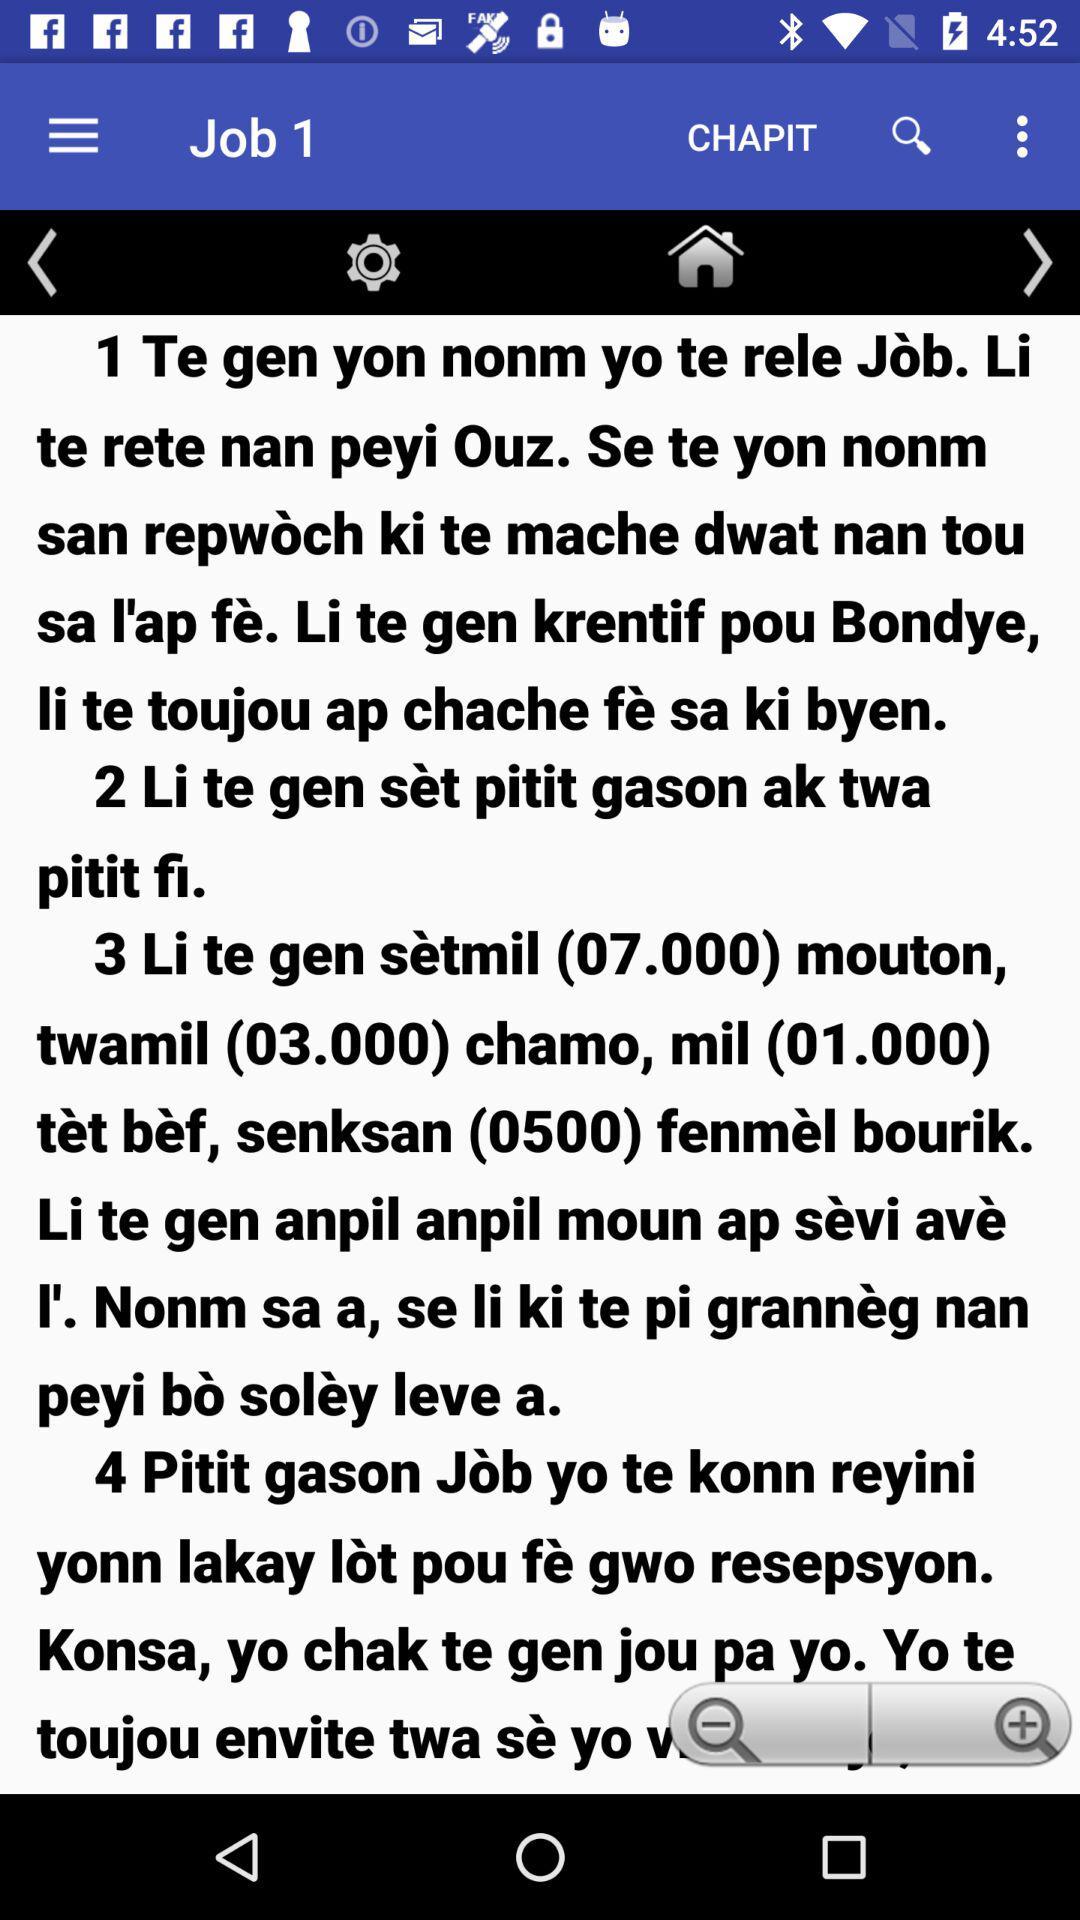 The image size is (1080, 1920). Describe the element at coordinates (1036, 261) in the screenshot. I see `item above the 1 te gen` at that location.